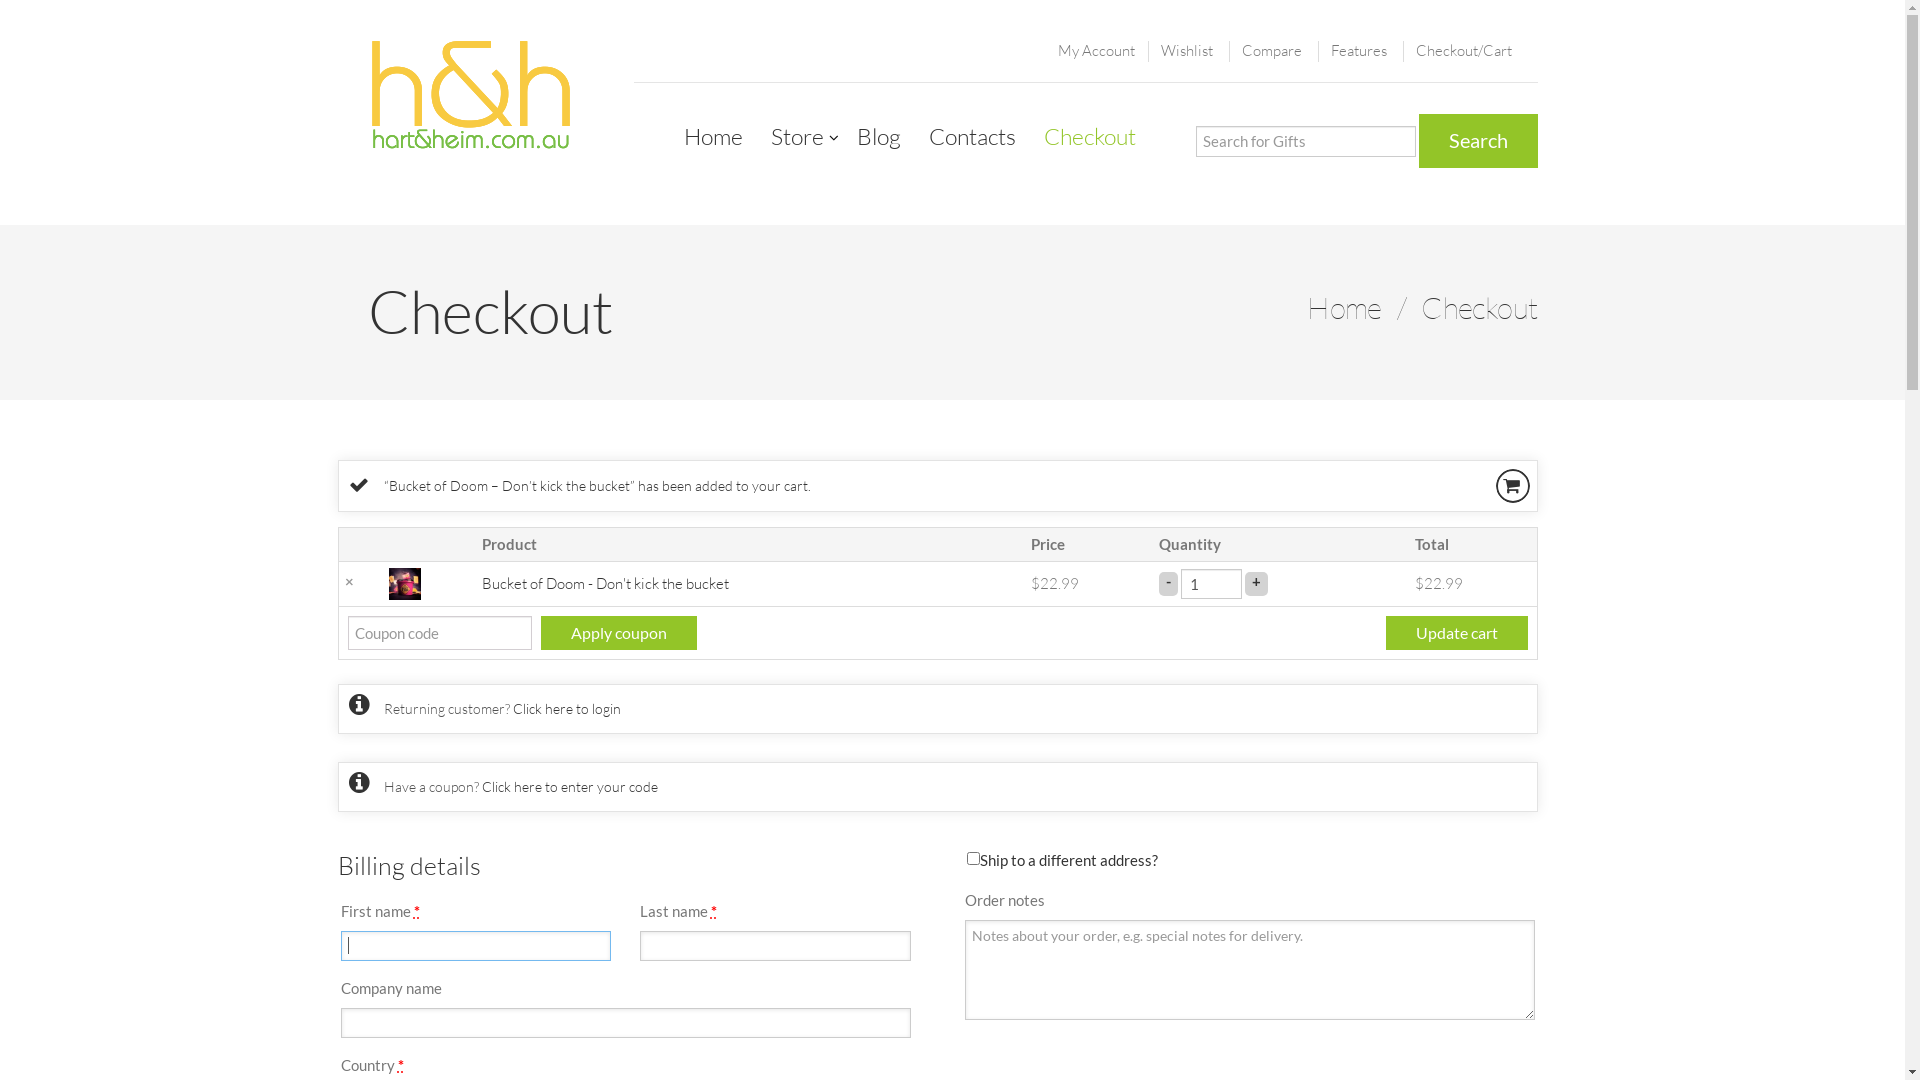 The image size is (1920, 1080). What do you see at coordinates (1385, 632) in the screenshot?
I see `'Update cart'` at bounding box center [1385, 632].